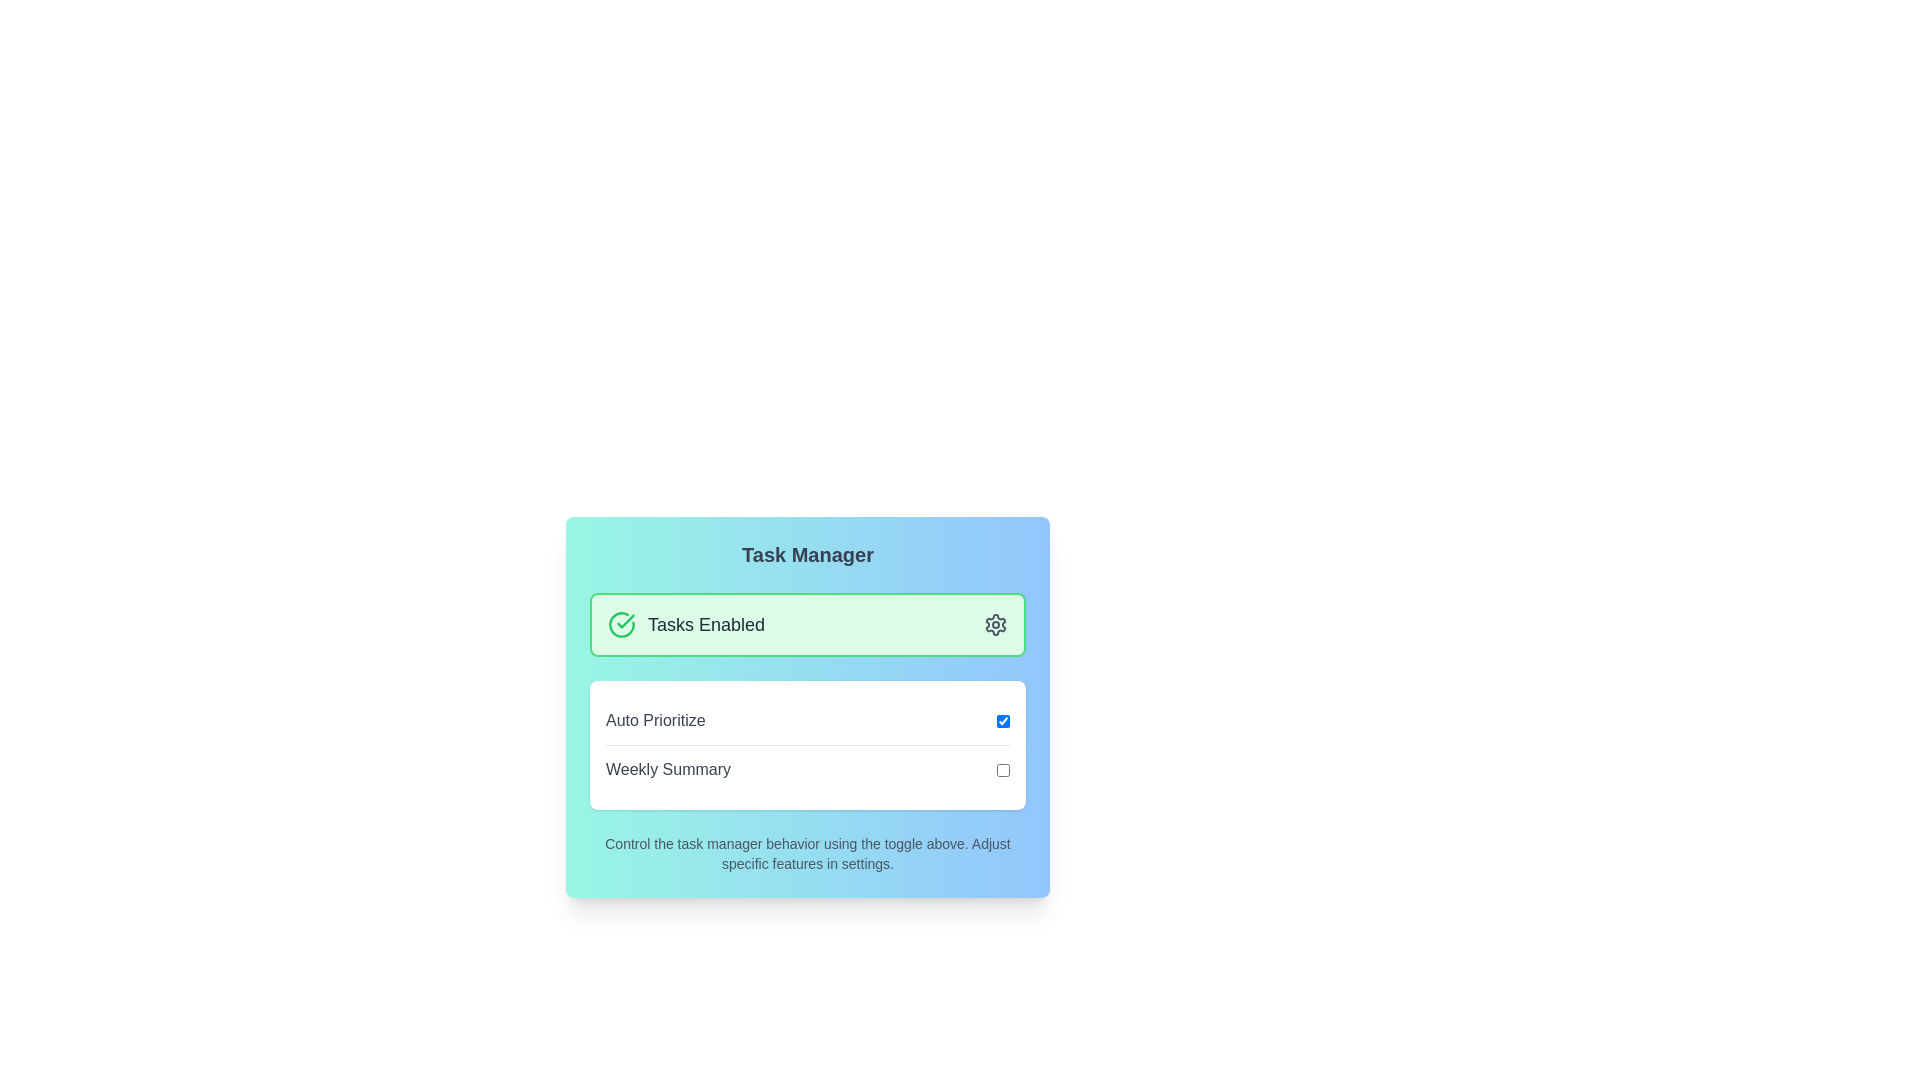 This screenshot has height=1080, width=1920. I want to click on the checkmark icon indicating a confirmation or success status located inside the circular icon at the top-left of the 'Tasks Enabled' section, so click(625, 620).